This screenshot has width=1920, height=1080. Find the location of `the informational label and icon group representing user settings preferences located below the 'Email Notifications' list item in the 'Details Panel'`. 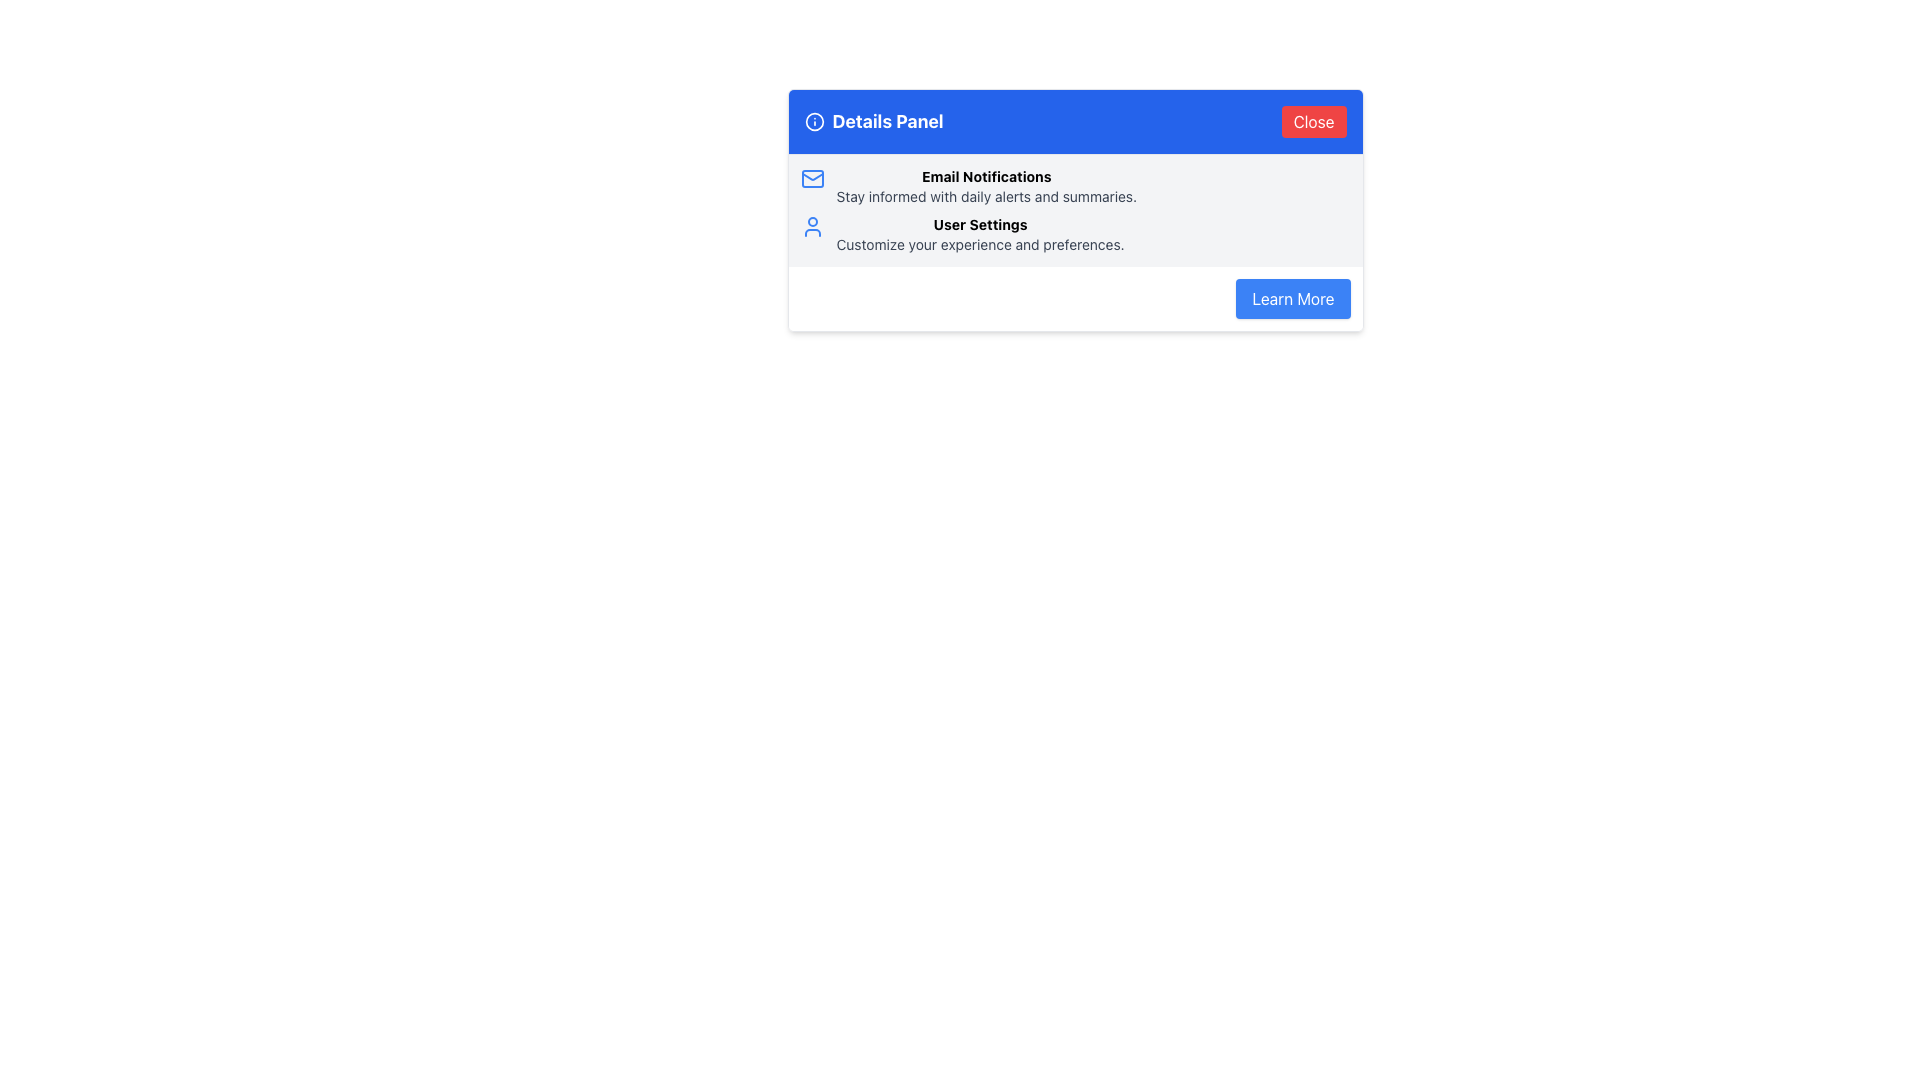

the informational label and icon group representing user settings preferences located below the 'Email Notifications' list item in the 'Details Panel' is located at coordinates (1074, 234).